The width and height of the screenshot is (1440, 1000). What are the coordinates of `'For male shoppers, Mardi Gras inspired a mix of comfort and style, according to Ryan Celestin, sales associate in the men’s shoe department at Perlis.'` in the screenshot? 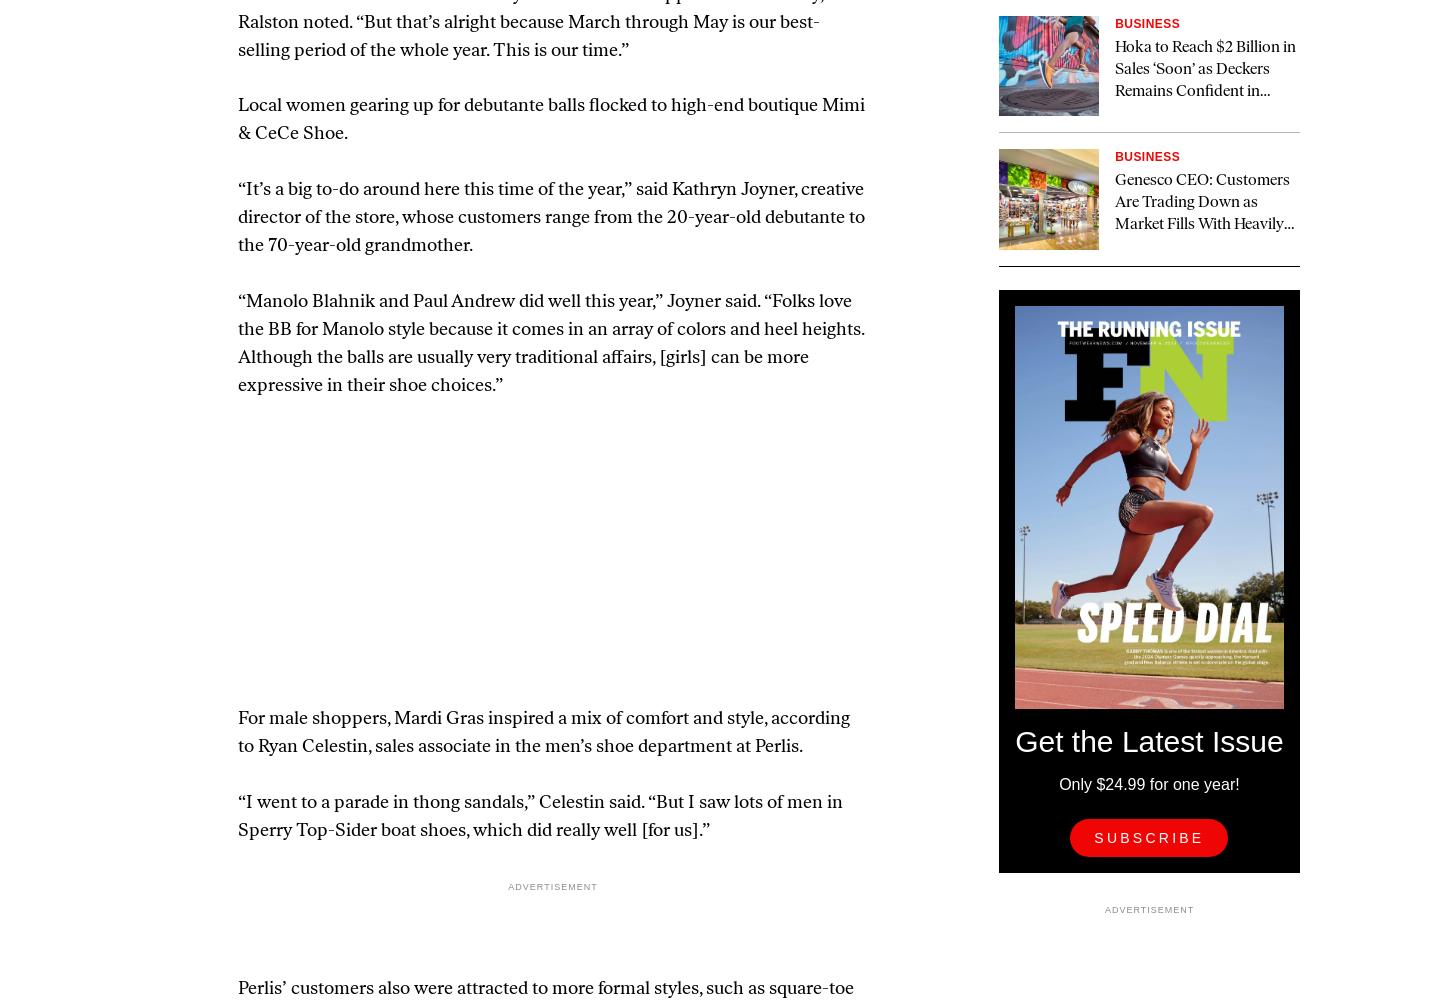 It's located at (544, 732).